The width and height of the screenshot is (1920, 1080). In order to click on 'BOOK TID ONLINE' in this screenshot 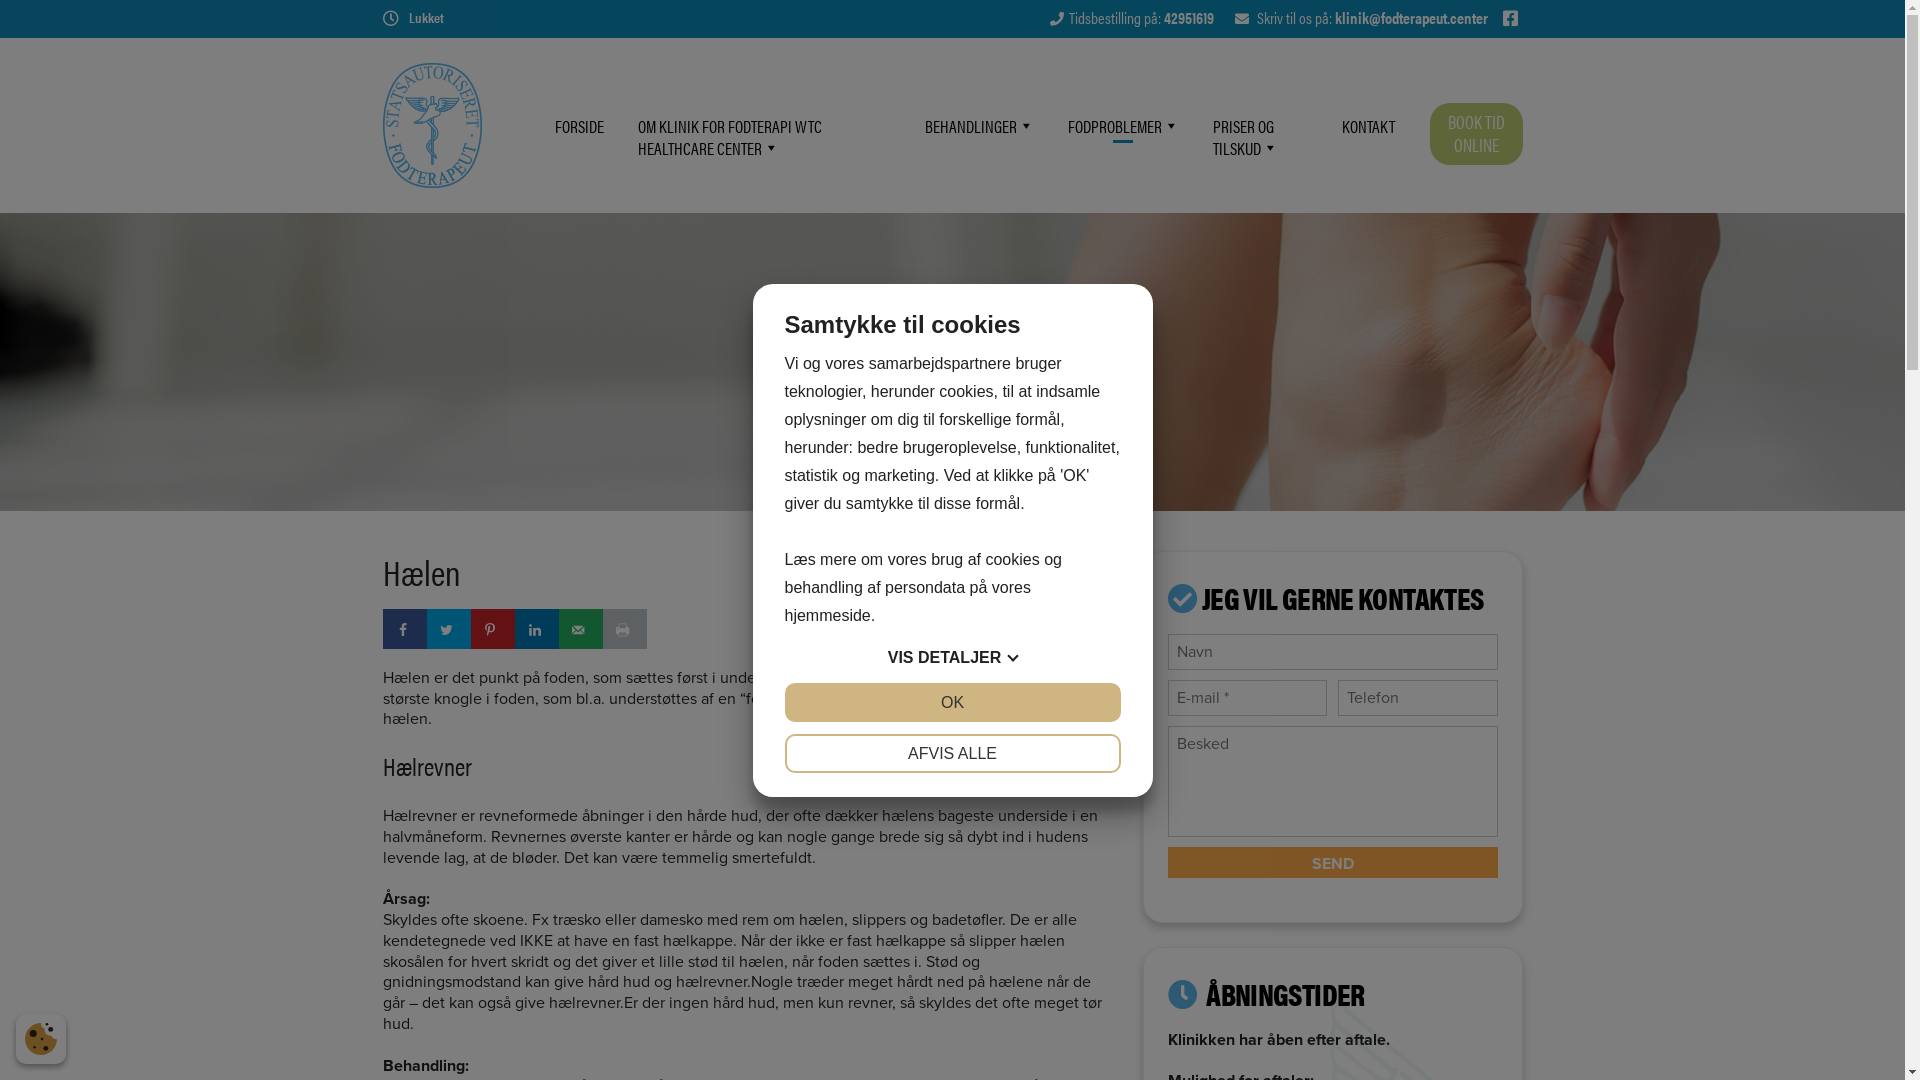, I will do `click(1429, 134)`.